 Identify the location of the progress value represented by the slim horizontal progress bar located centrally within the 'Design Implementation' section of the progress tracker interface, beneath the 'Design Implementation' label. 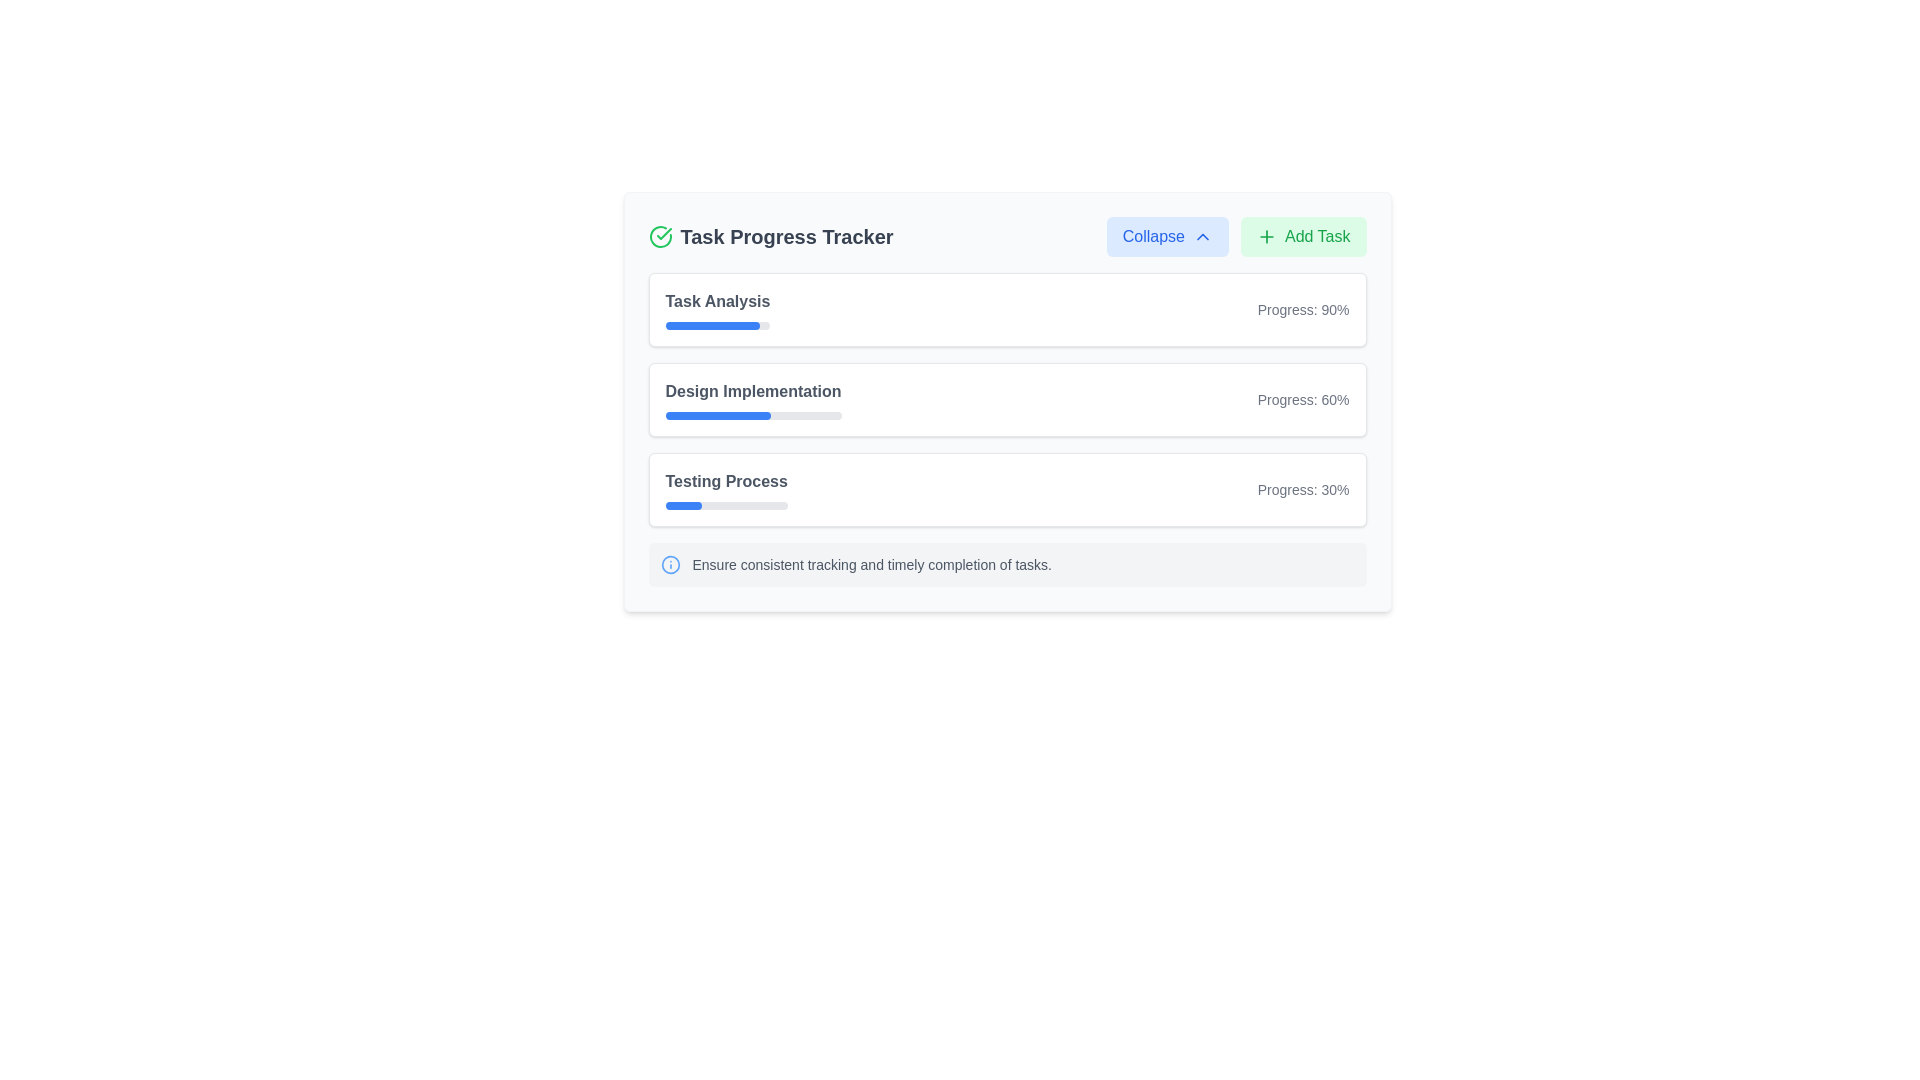
(752, 415).